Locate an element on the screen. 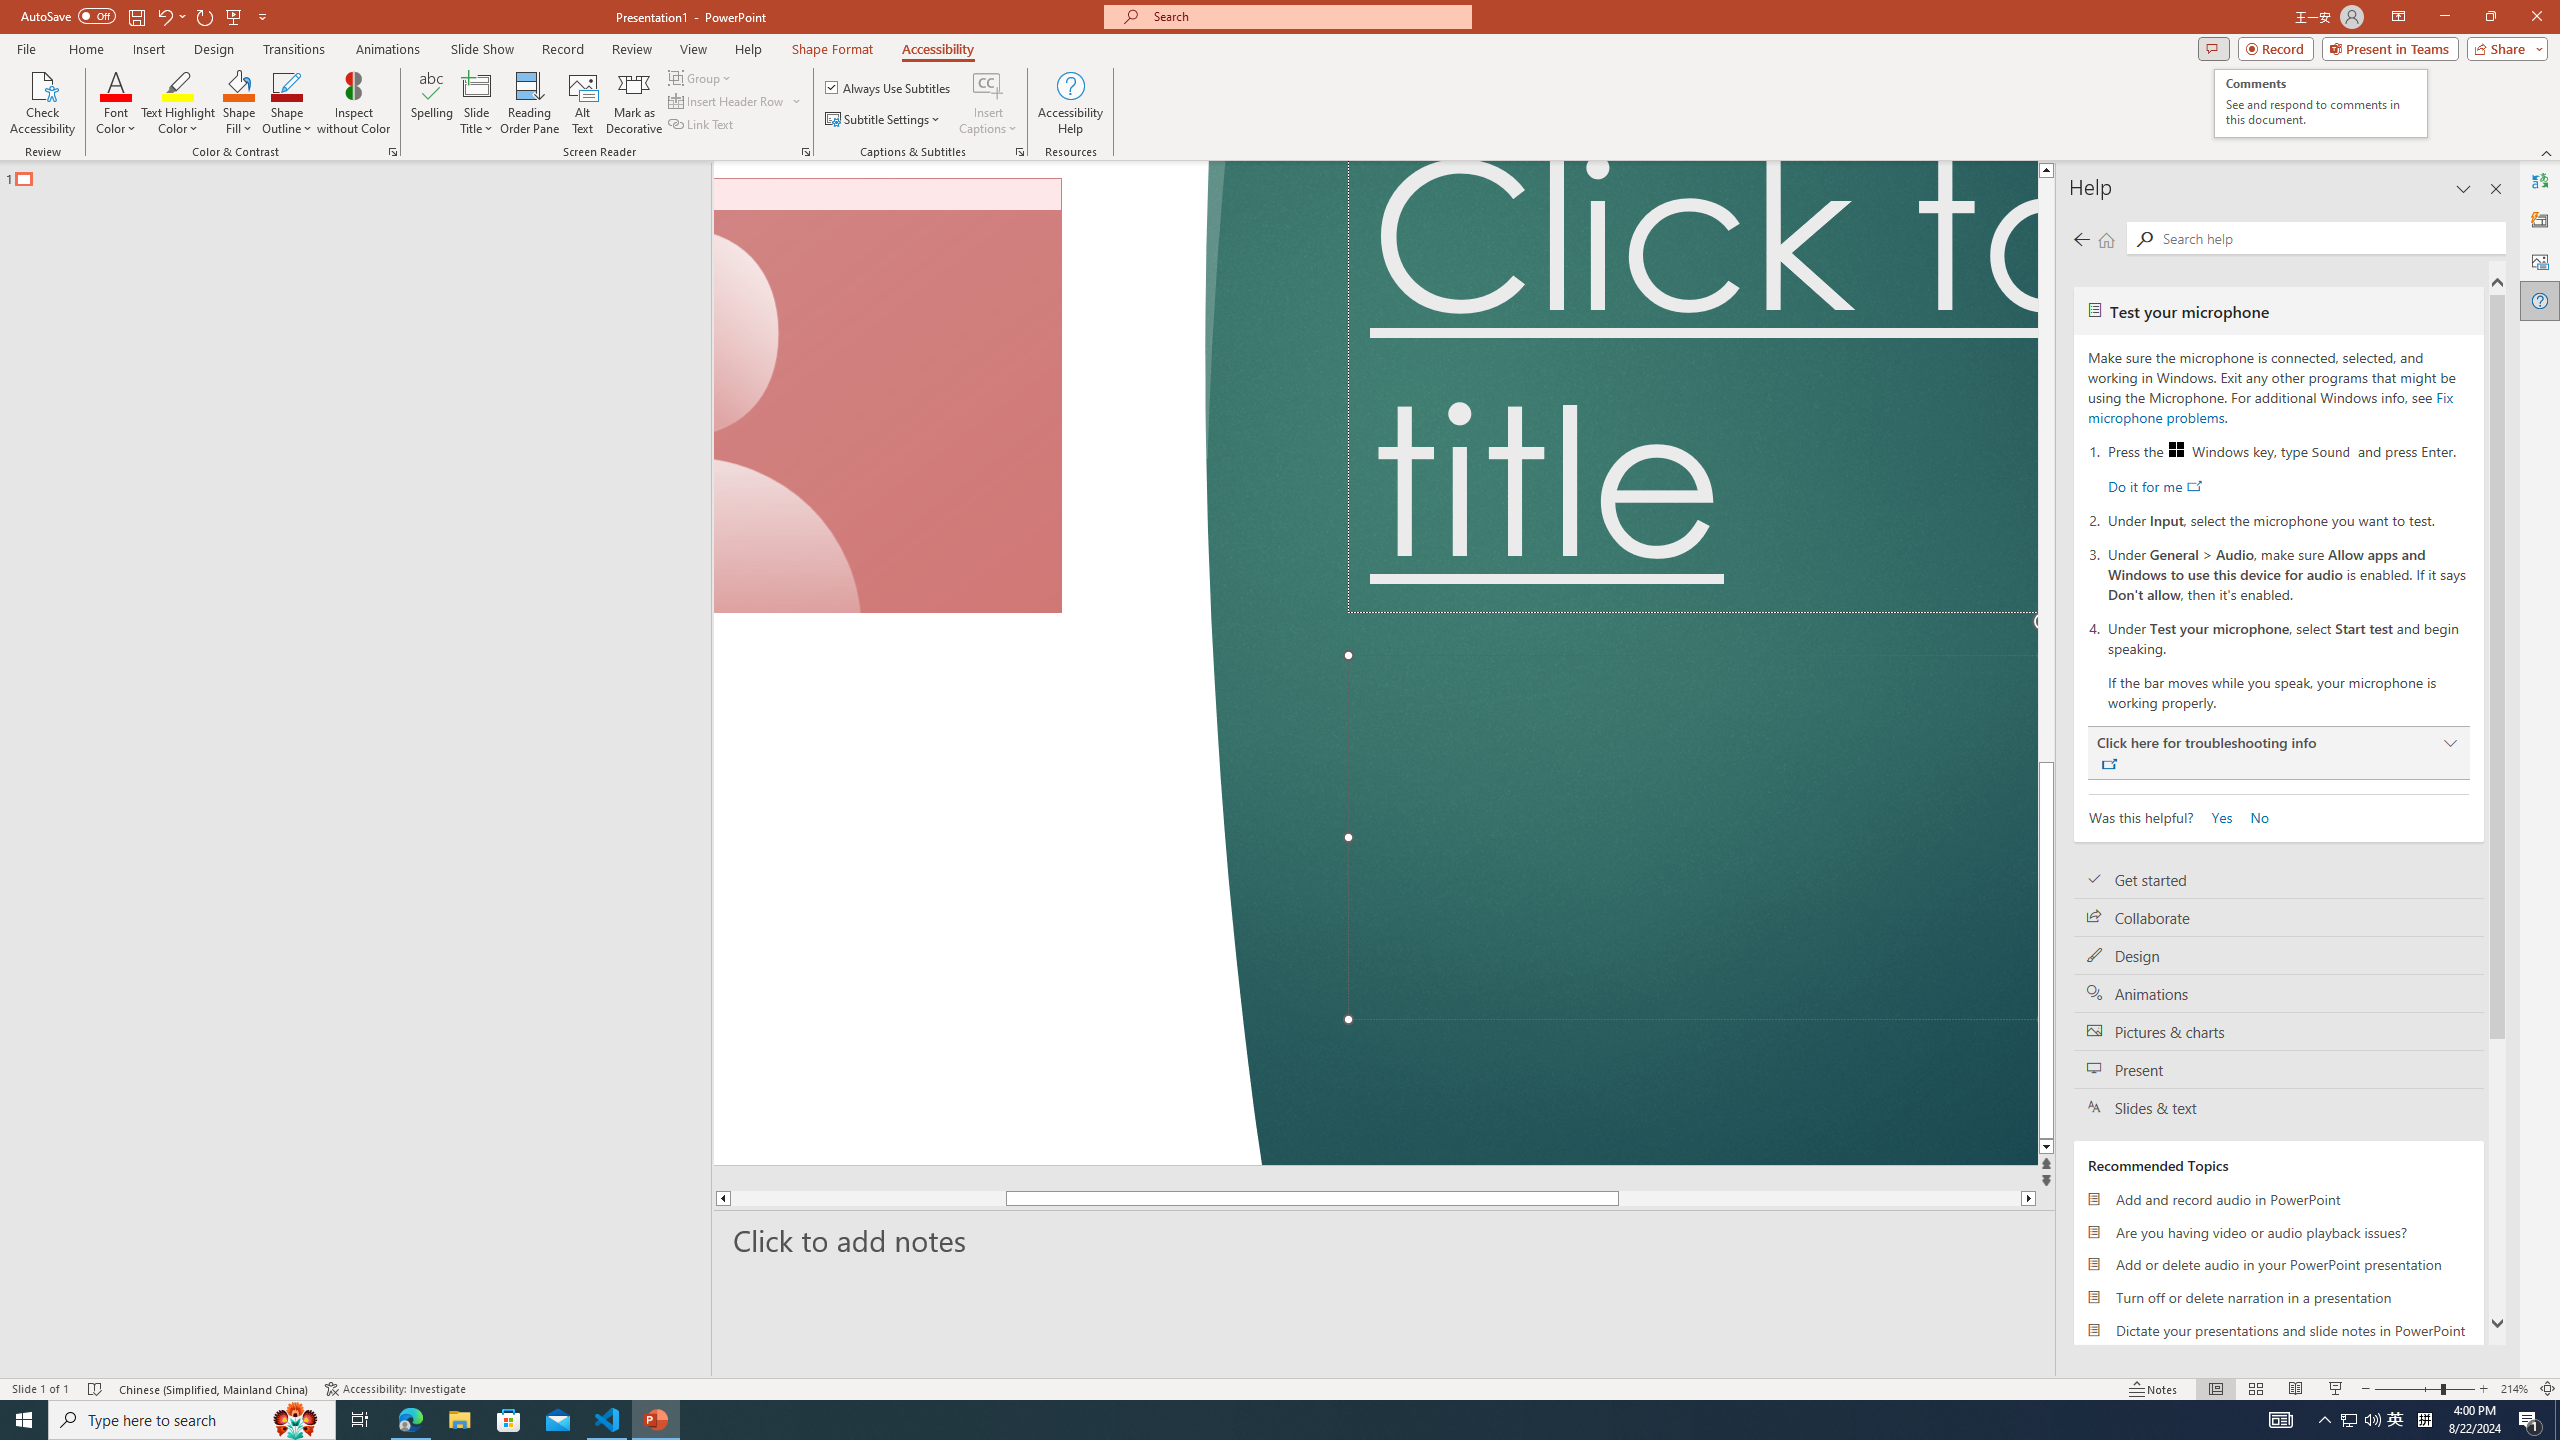 The image size is (2560, 1440). 'Dictate your presentations and slide notes in PowerPoint' is located at coordinates (2278, 1329).